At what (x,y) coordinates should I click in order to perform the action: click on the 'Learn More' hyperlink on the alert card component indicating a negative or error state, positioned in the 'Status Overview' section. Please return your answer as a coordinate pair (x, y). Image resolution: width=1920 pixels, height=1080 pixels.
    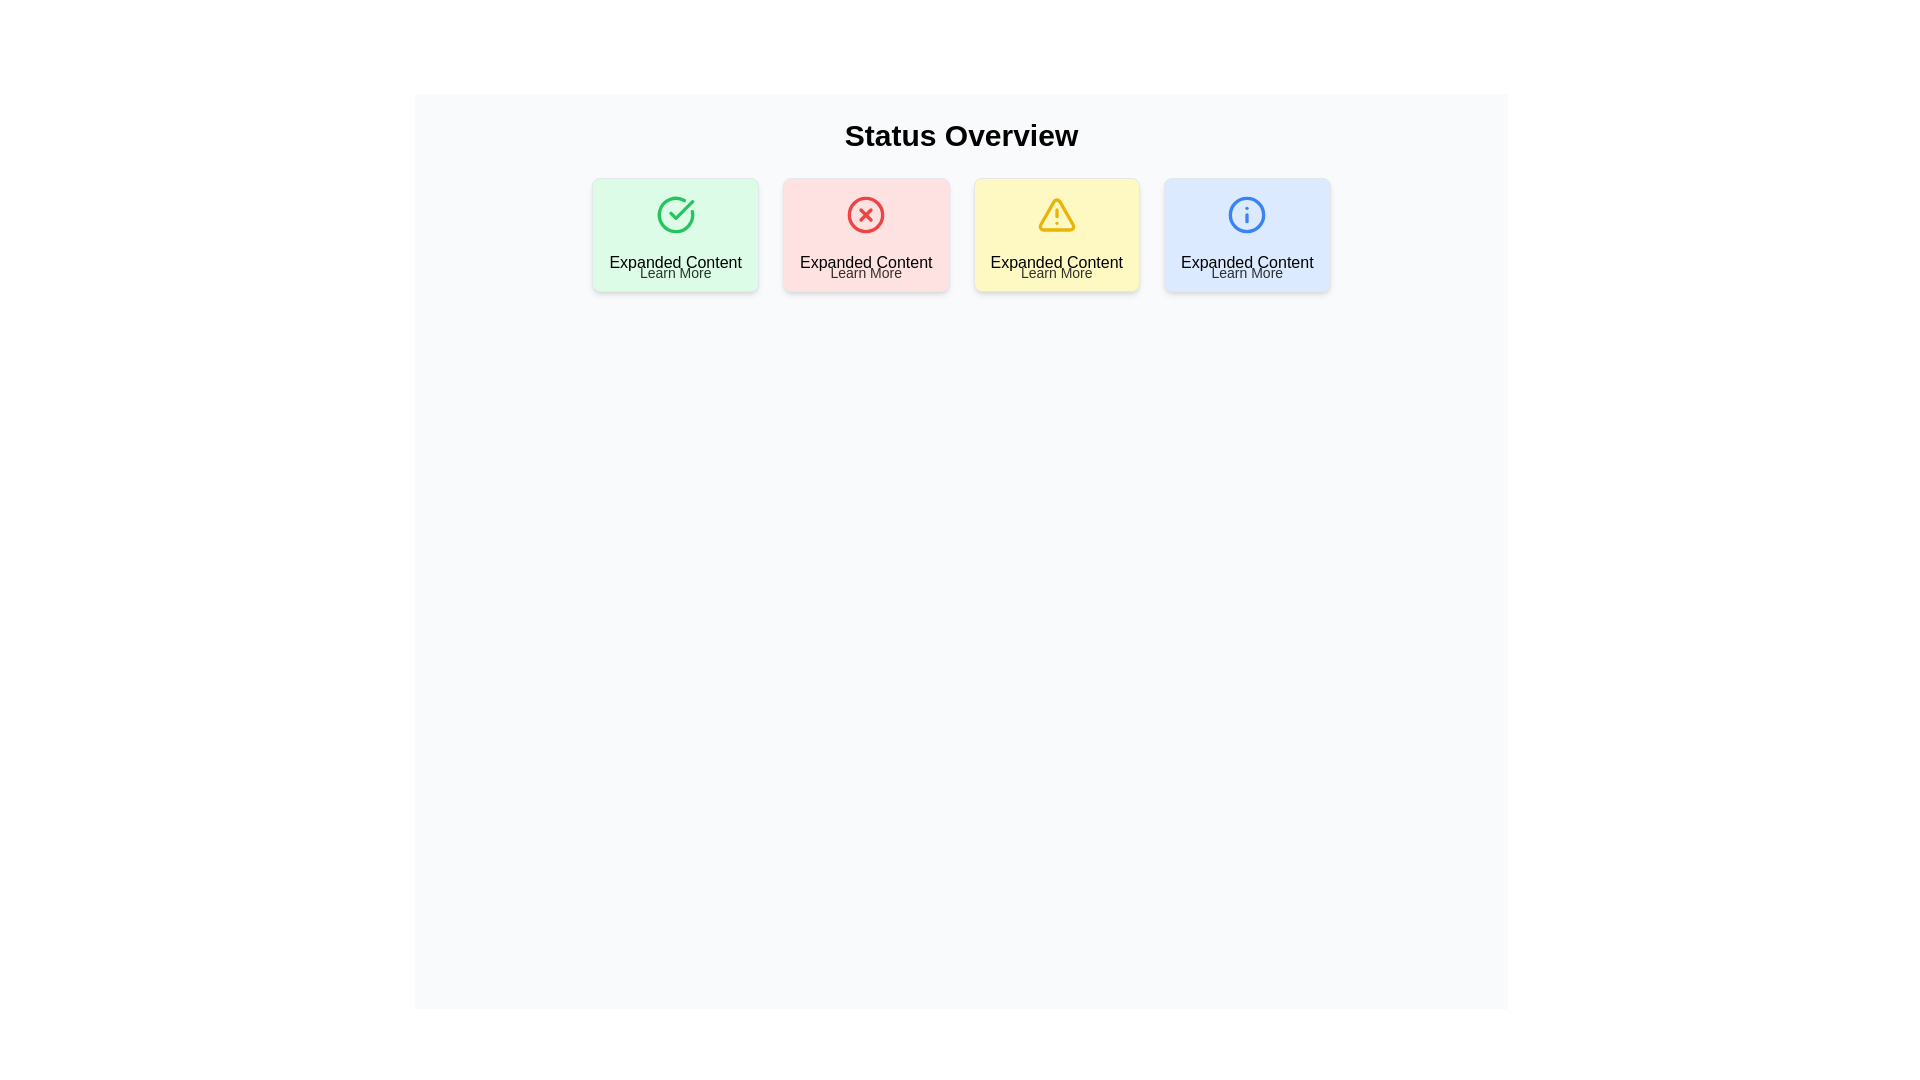
    Looking at the image, I should click on (866, 234).